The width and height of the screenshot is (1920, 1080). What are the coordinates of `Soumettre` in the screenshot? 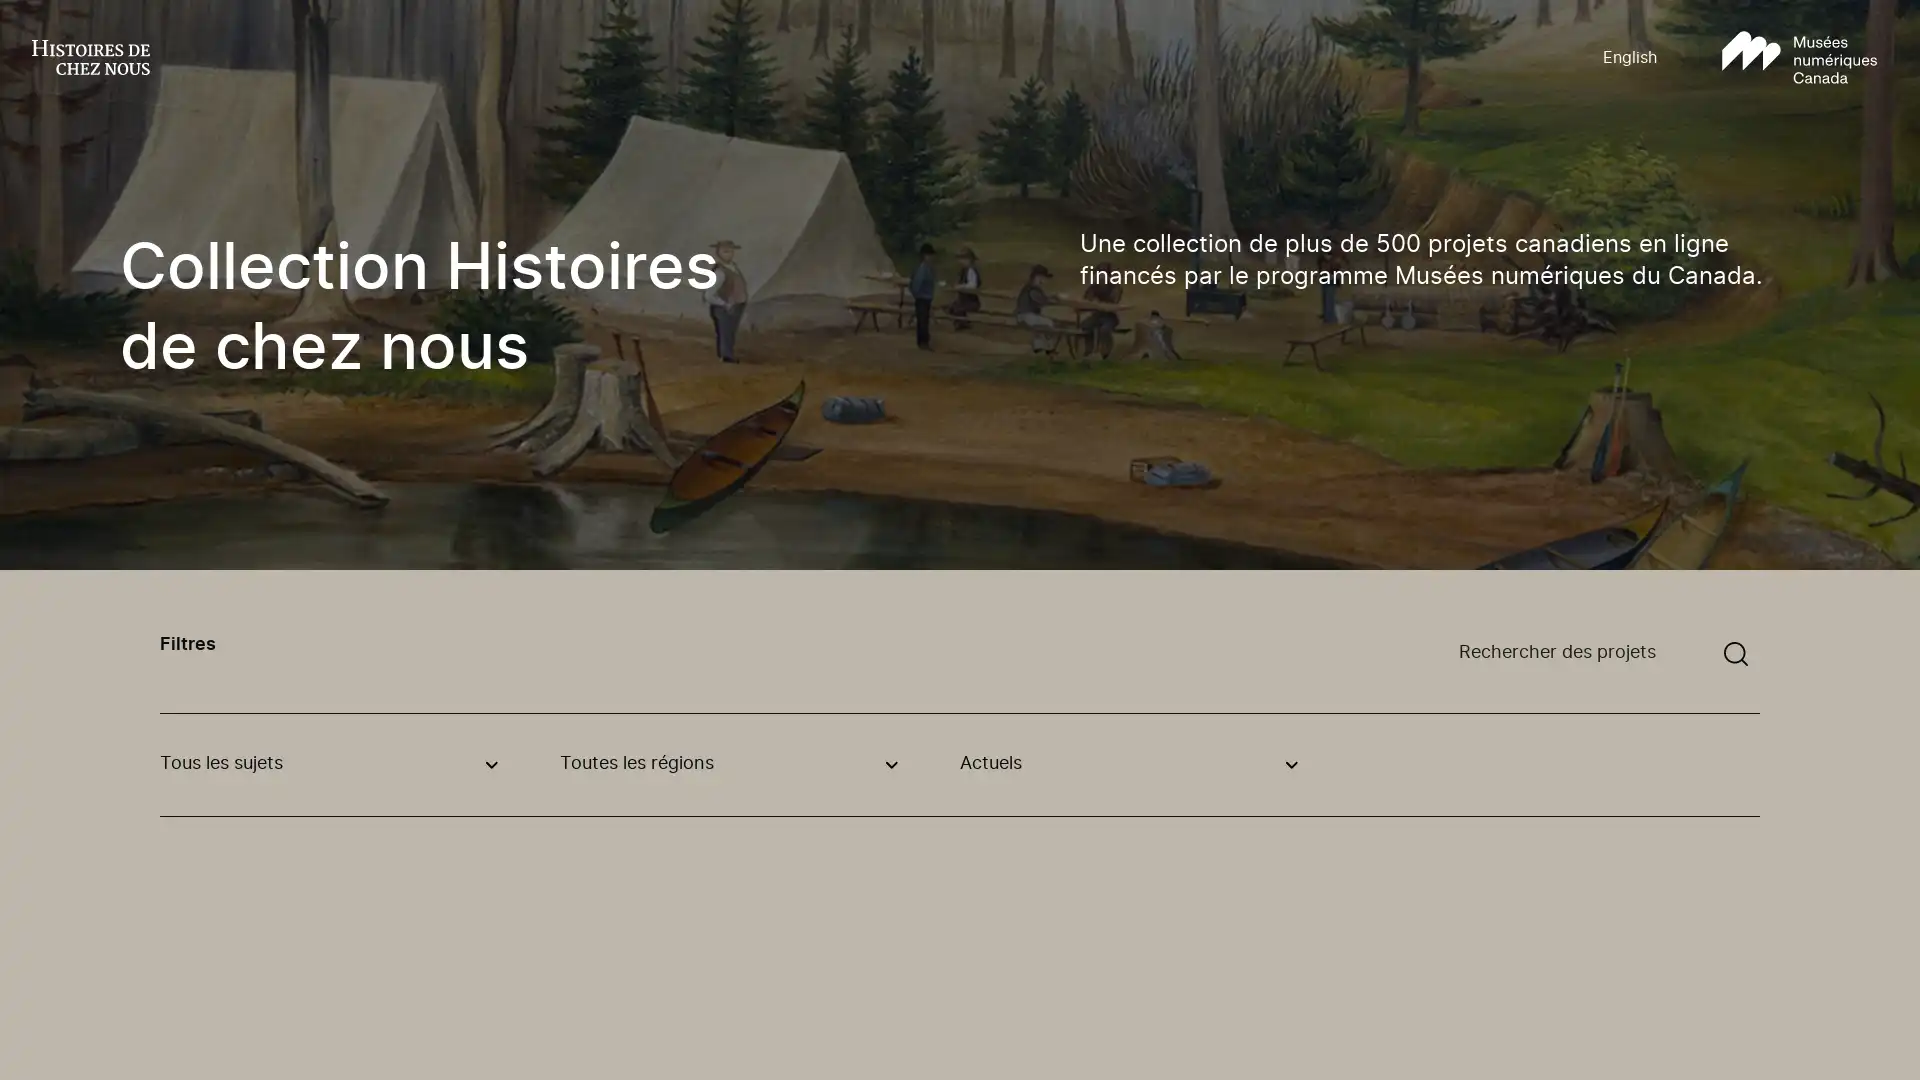 It's located at (1735, 654).